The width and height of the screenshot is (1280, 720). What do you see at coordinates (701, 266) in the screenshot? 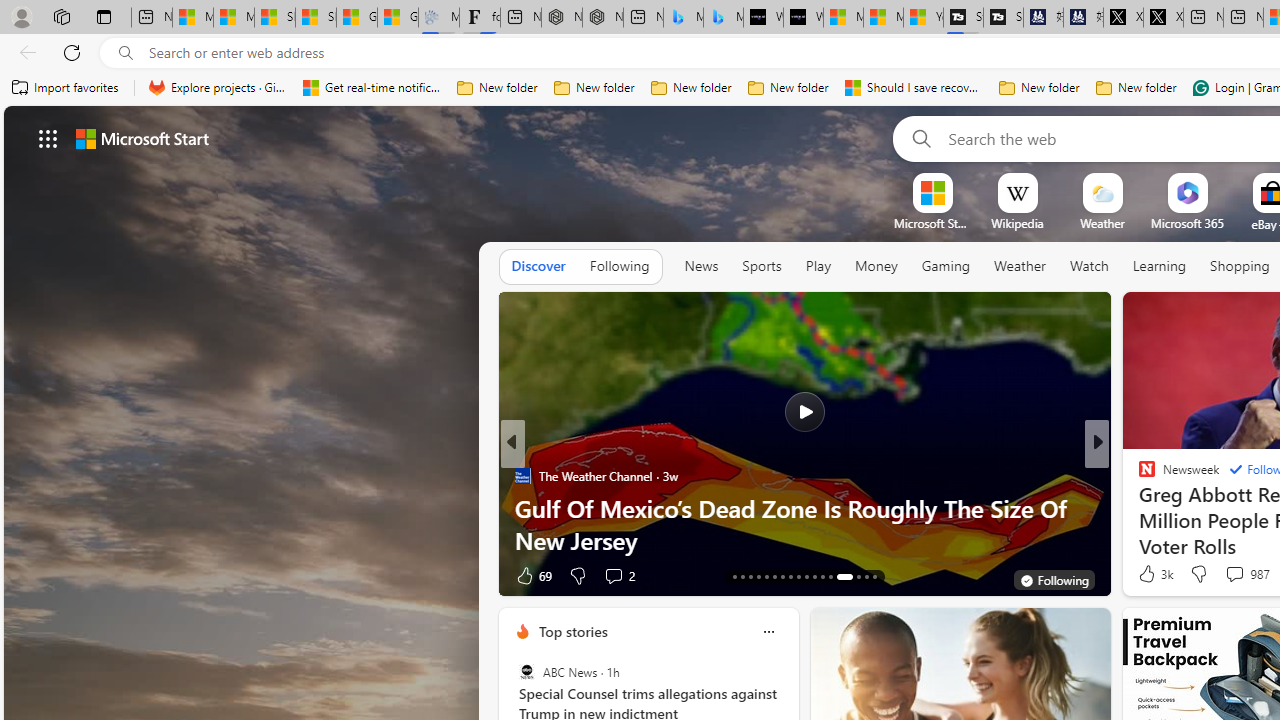
I see `'News'` at bounding box center [701, 266].